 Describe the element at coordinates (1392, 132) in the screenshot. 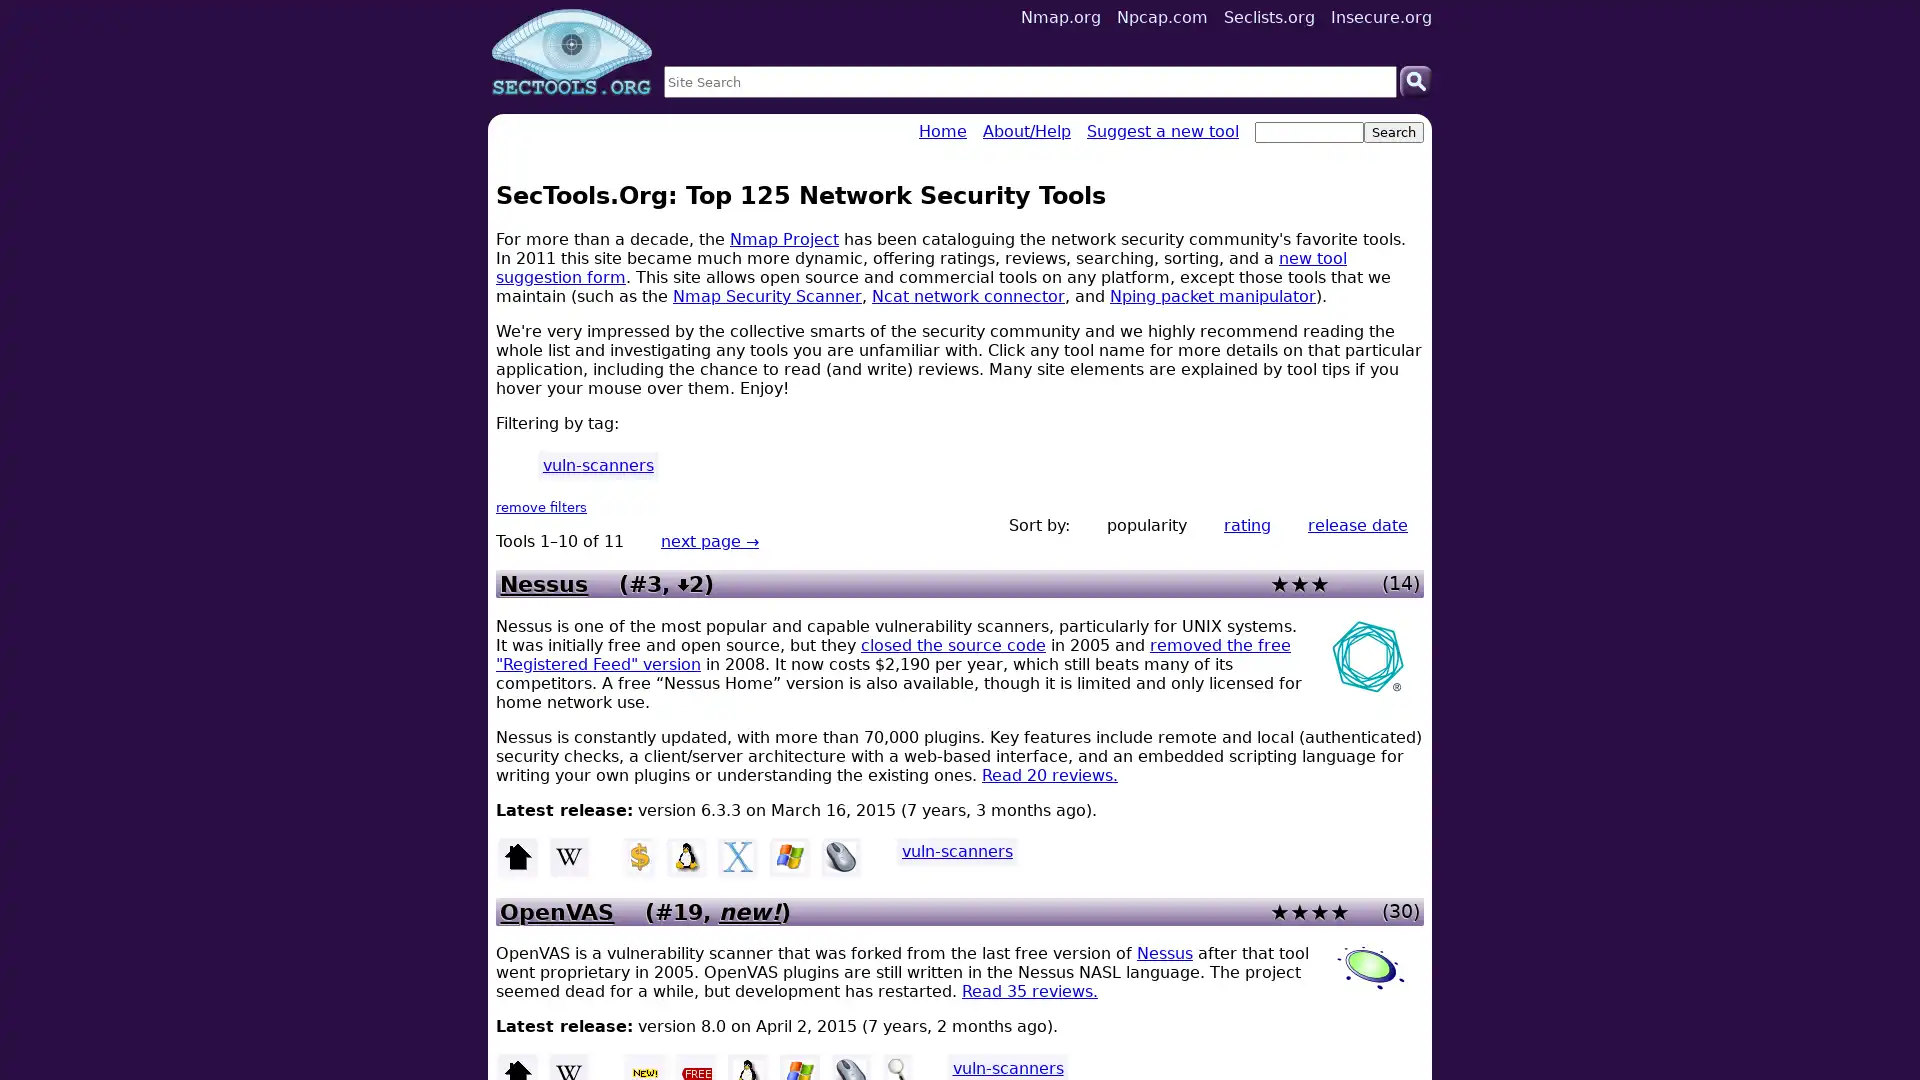

I see `Search` at that location.